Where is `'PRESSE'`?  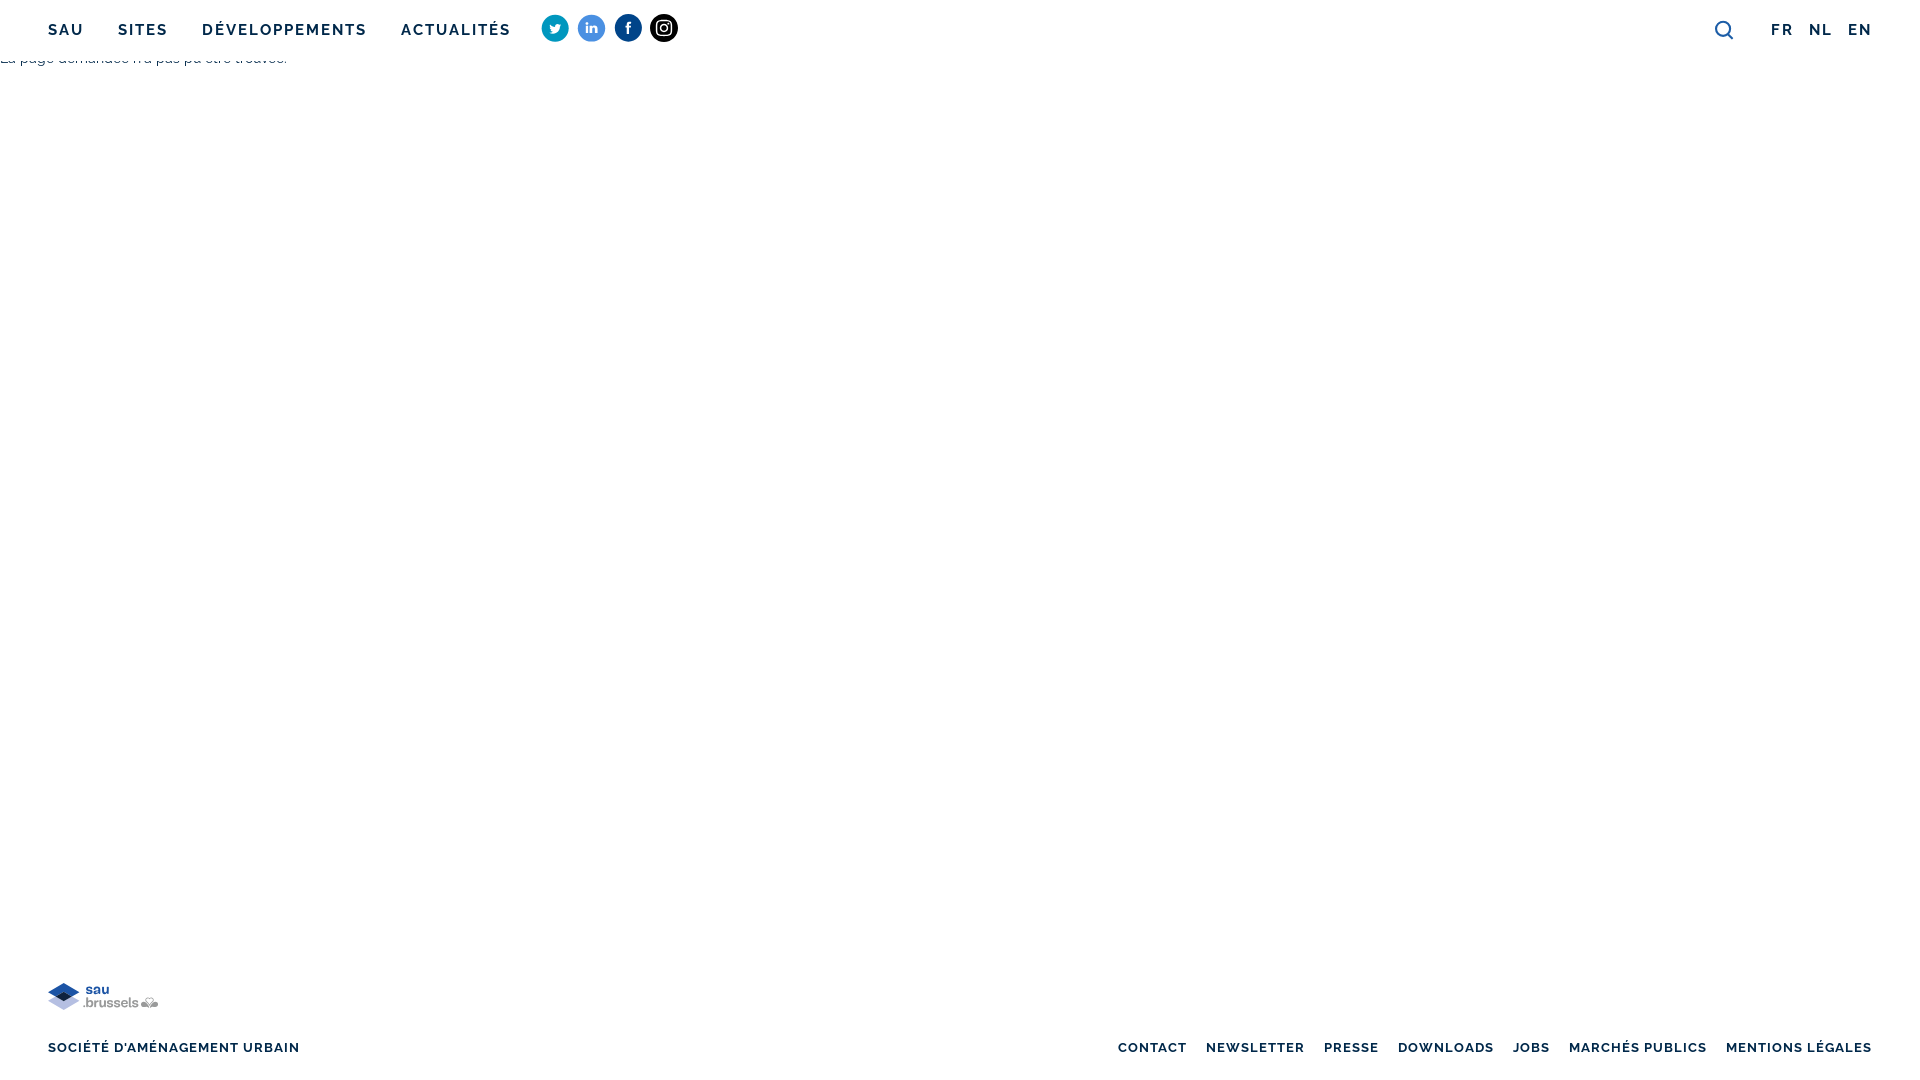 'PRESSE' is located at coordinates (1324, 1046).